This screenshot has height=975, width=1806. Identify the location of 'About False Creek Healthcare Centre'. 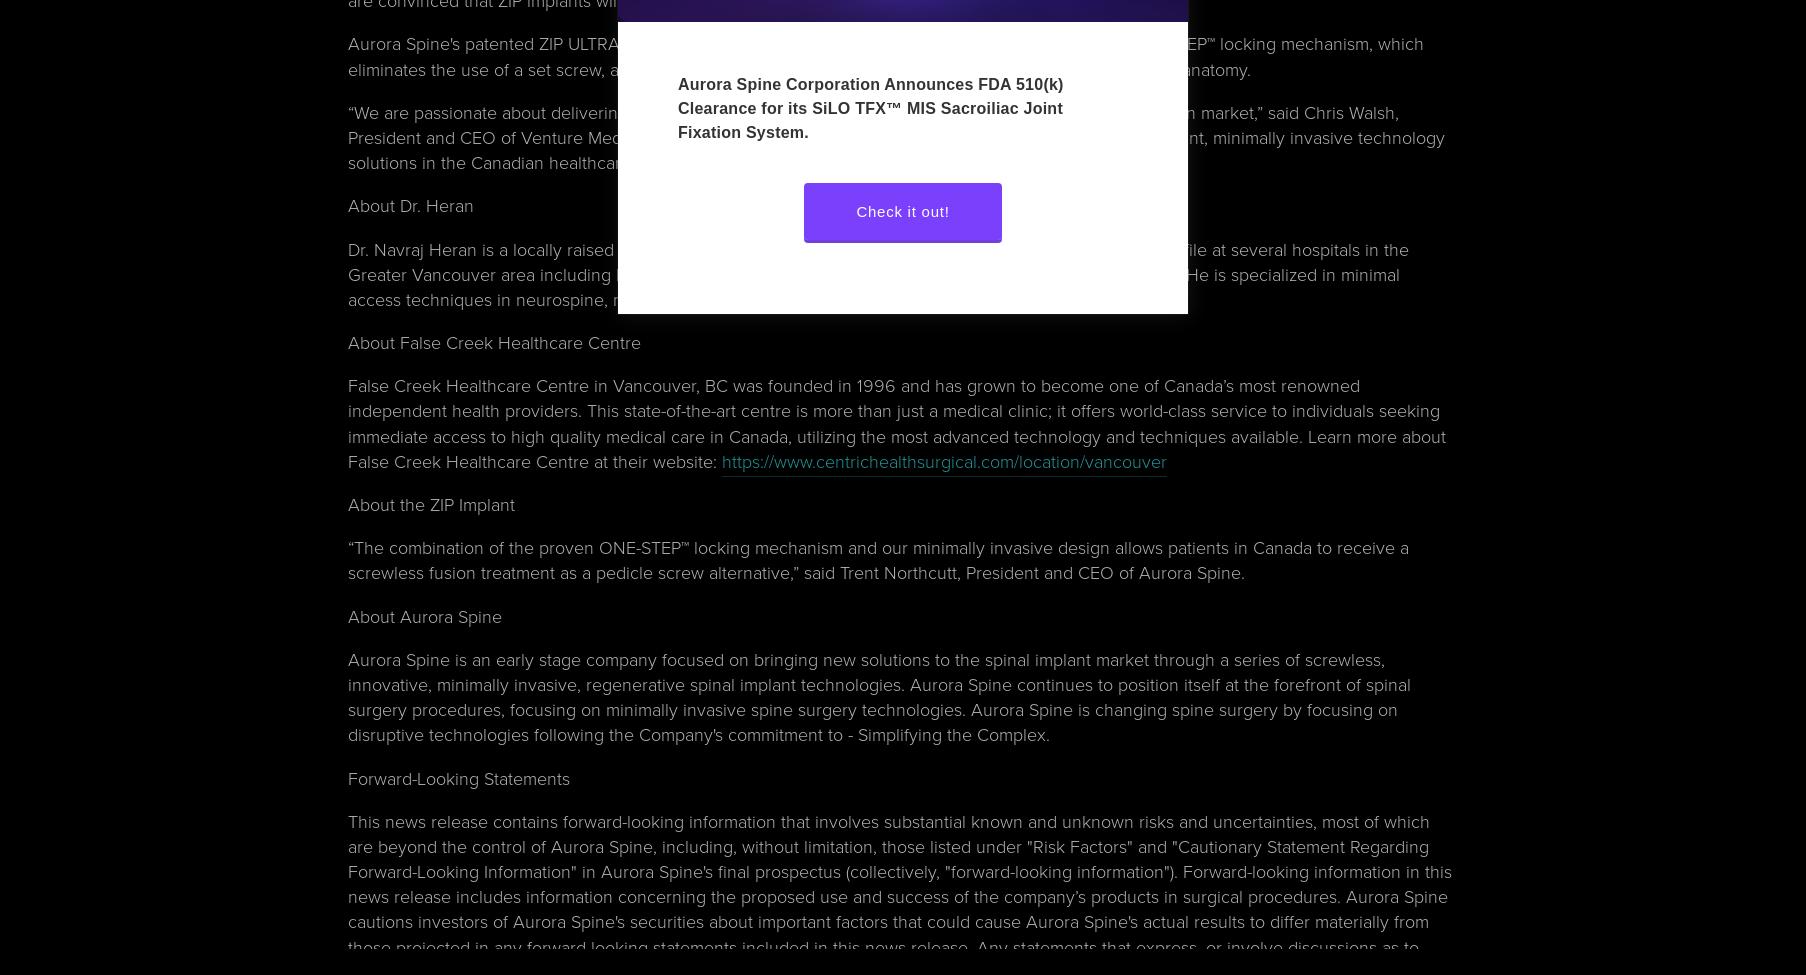
(494, 342).